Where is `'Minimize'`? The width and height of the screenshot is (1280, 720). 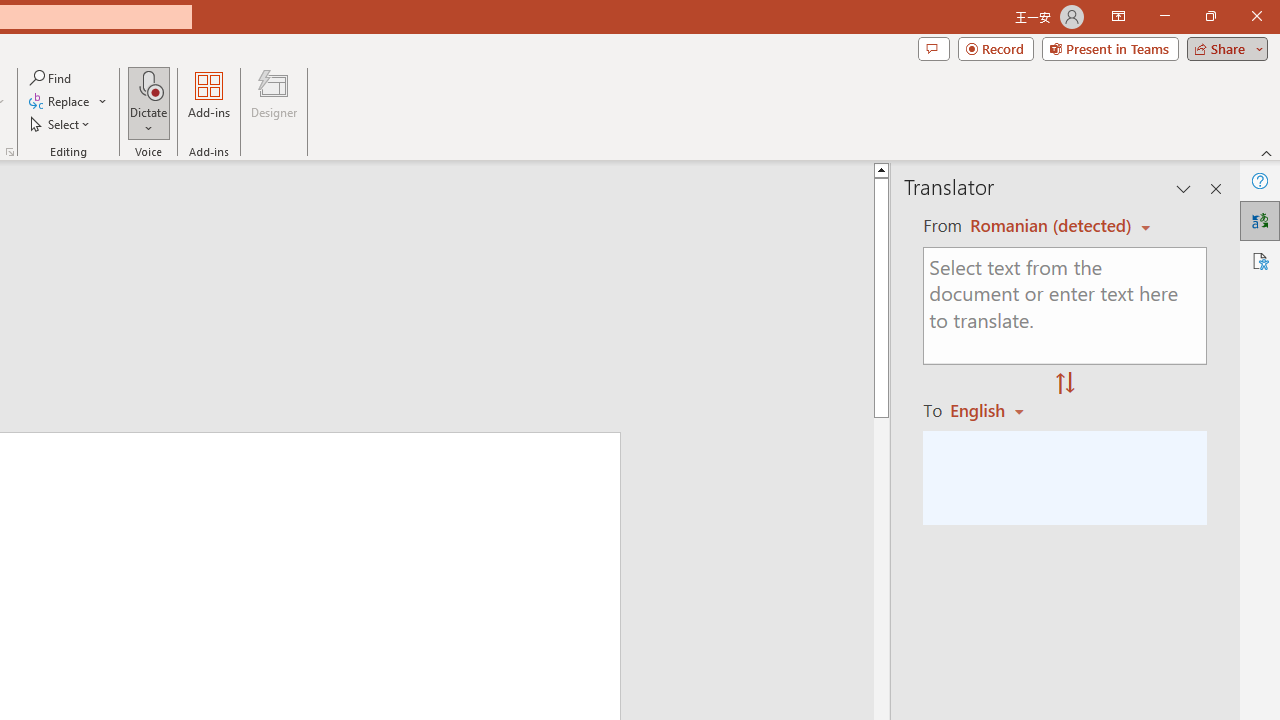 'Minimize' is located at coordinates (1164, 16).